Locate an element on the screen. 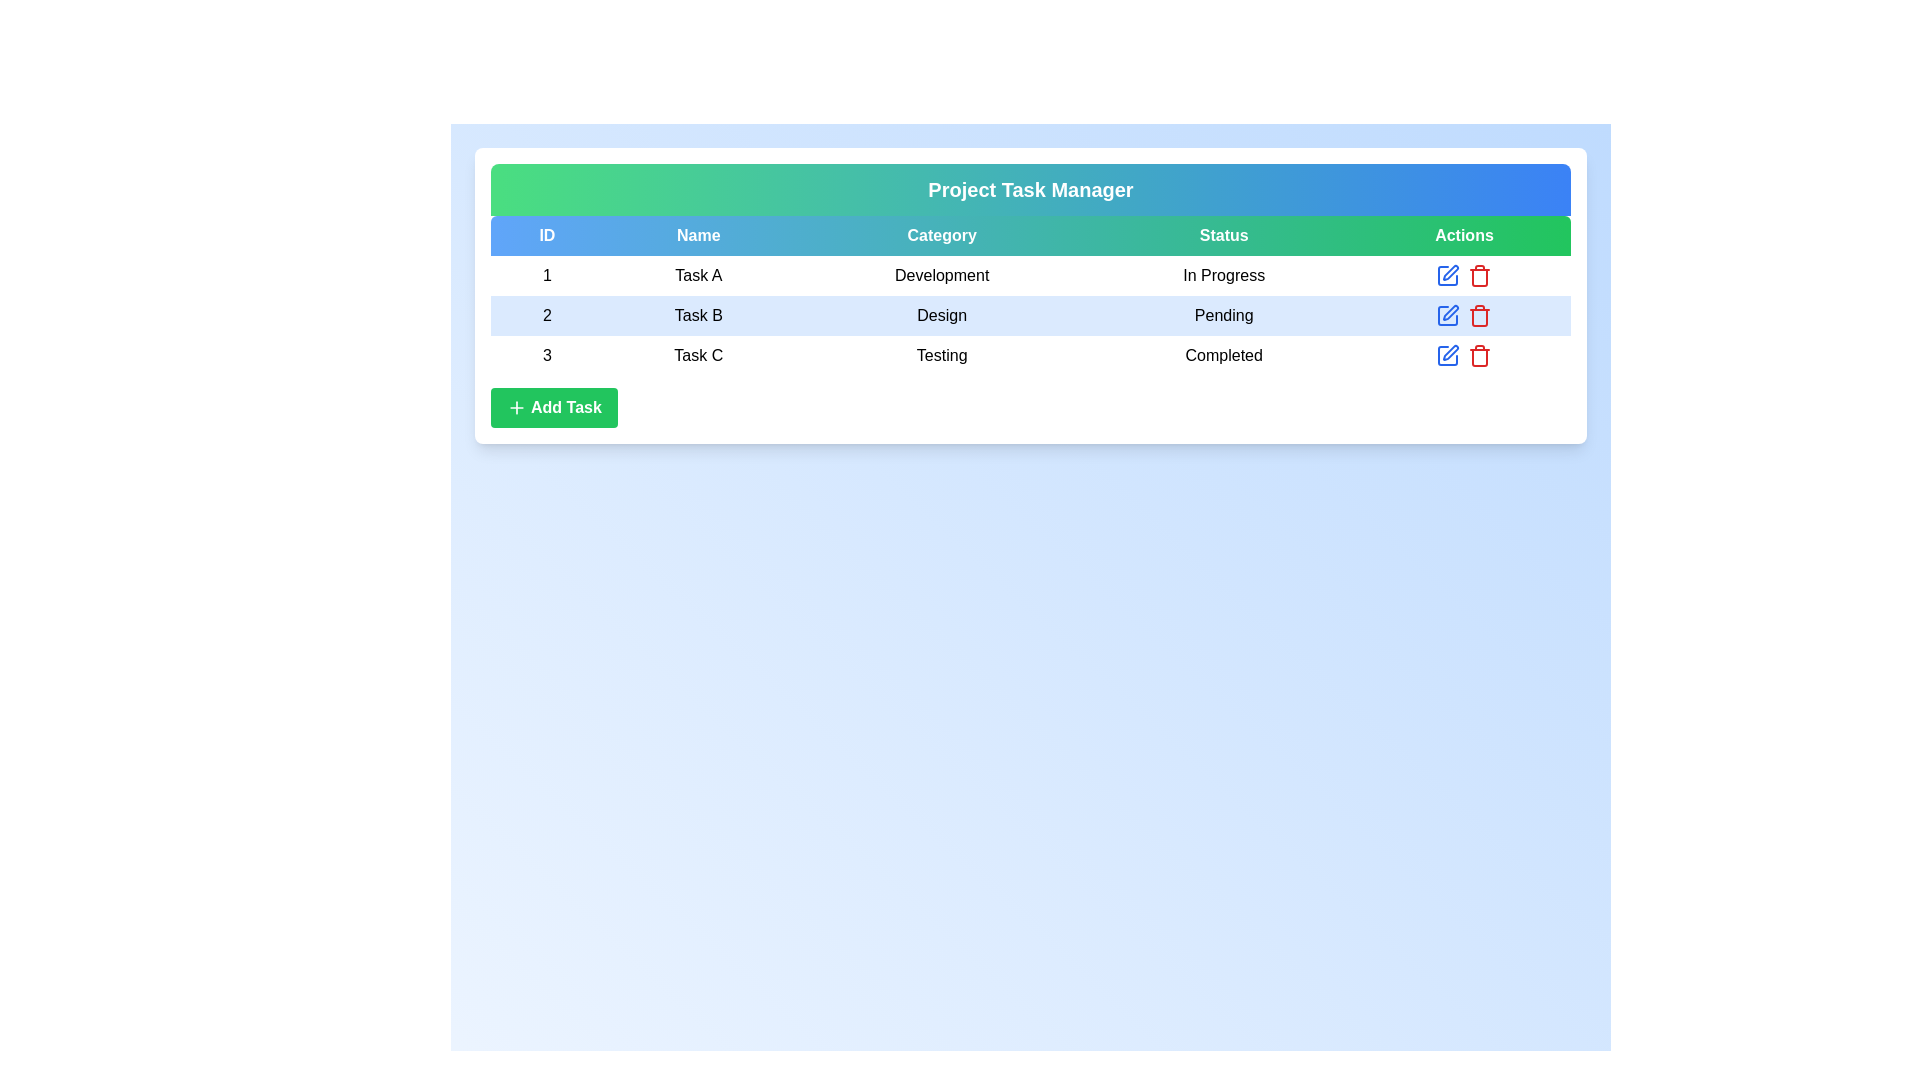 The width and height of the screenshot is (1920, 1080). the 'Edit' icon for the task with ID 2 is located at coordinates (1448, 315).